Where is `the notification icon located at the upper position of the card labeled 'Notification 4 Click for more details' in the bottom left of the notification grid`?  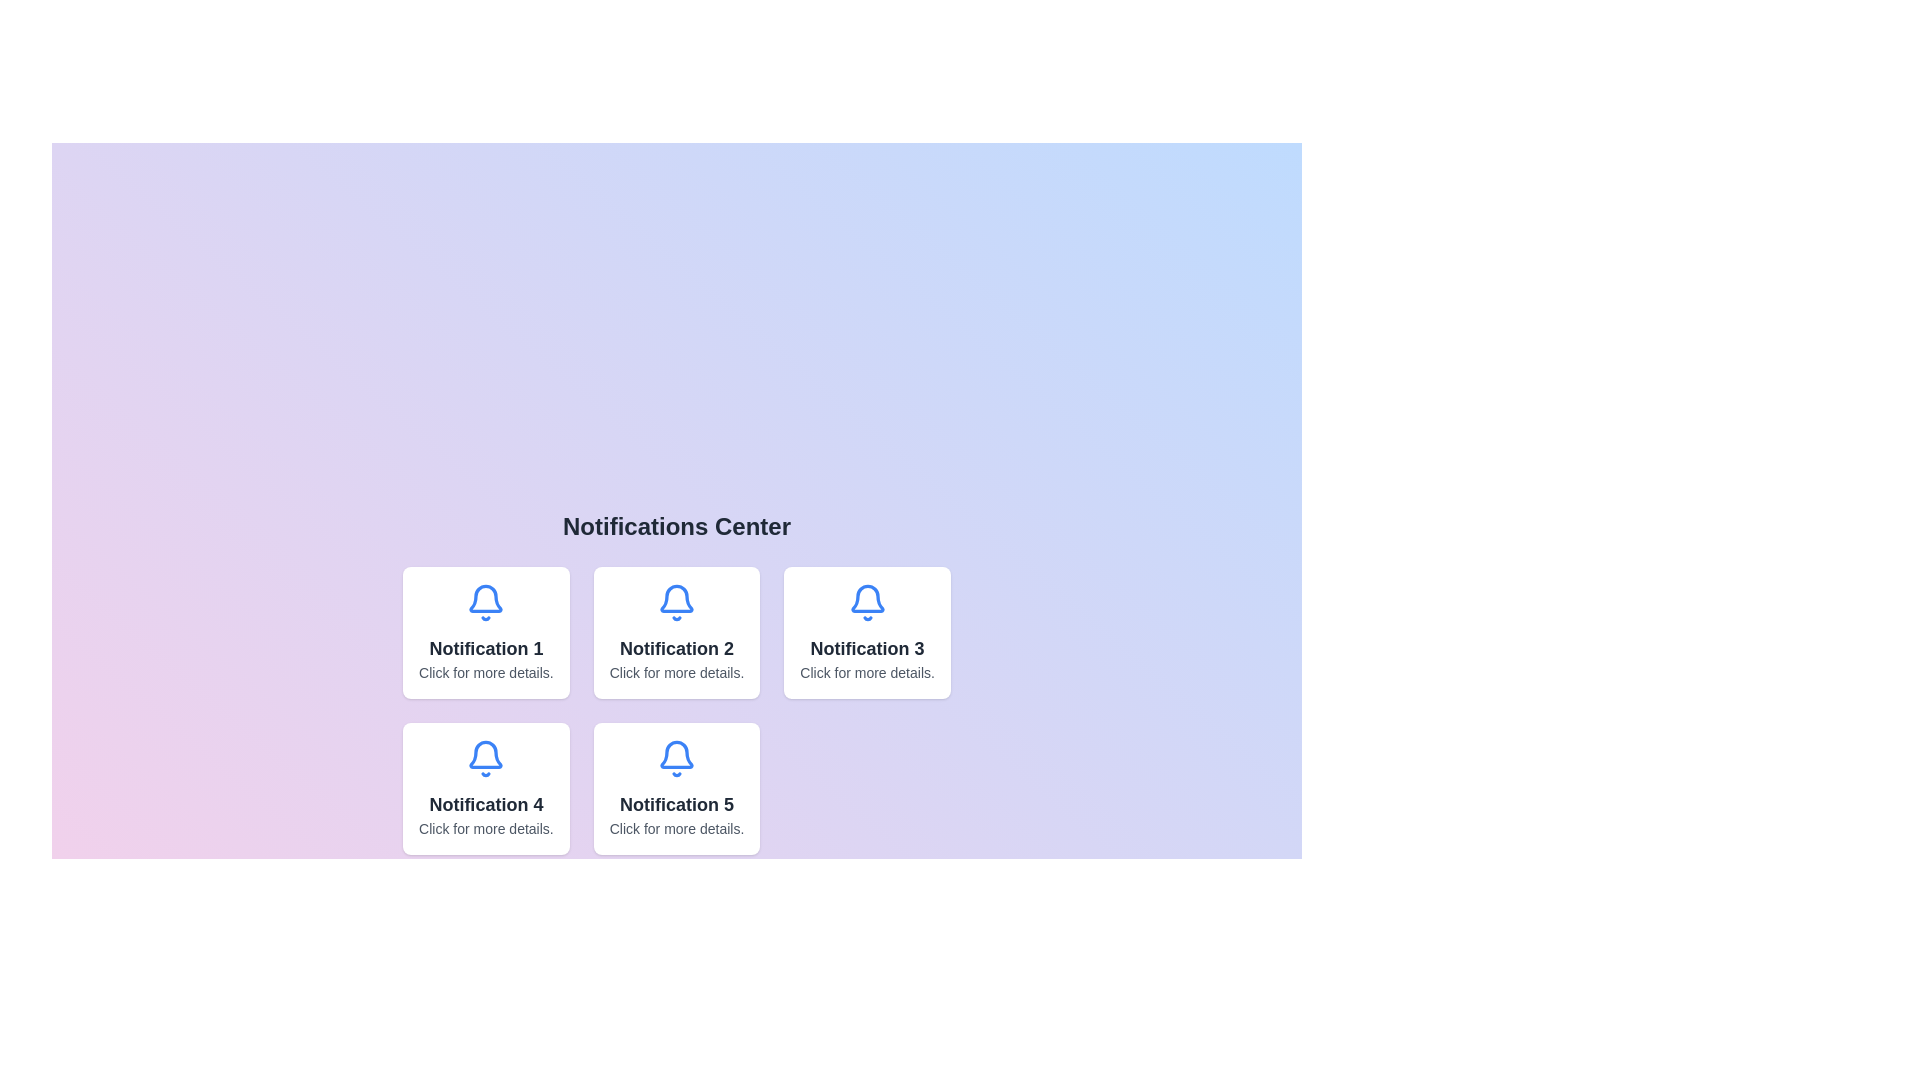 the notification icon located at the upper position of the card labeled 'Notification 4 Click for more details' in the bottom left of the notification grid is located at coordinates (486, 759).